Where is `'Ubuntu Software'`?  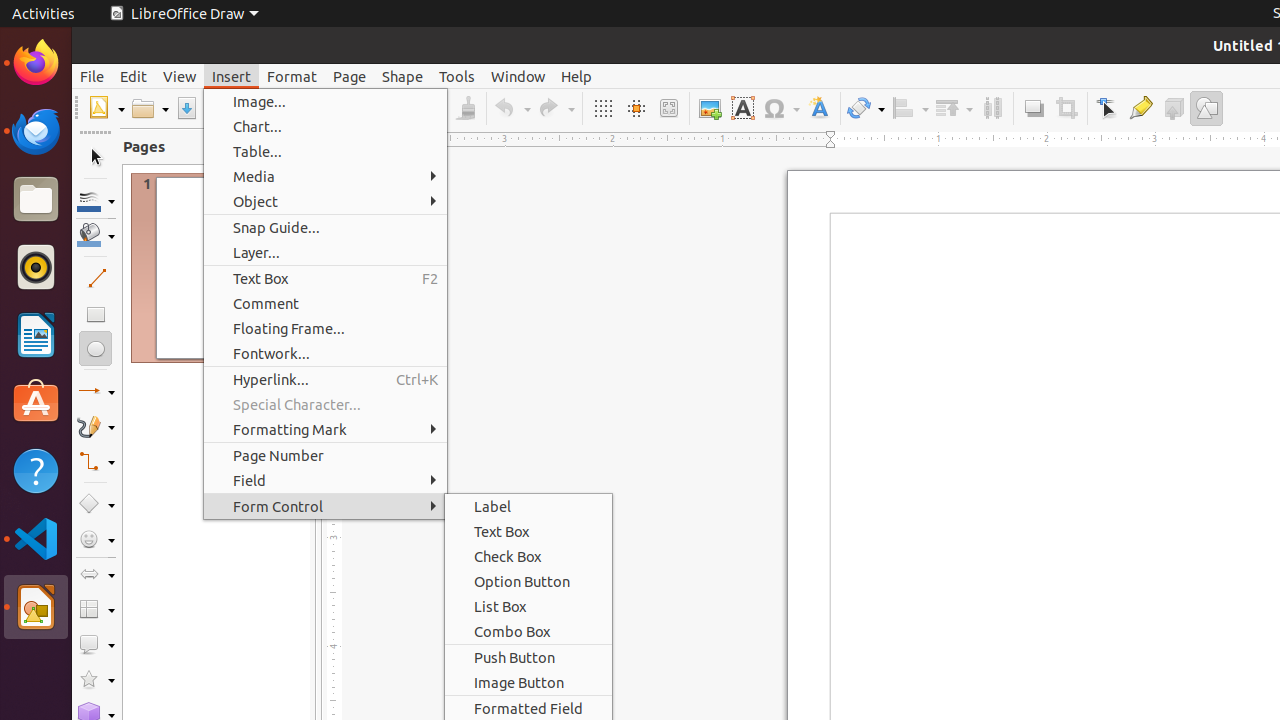 'Ubuntu Software' is located at coordinates (35, 403).